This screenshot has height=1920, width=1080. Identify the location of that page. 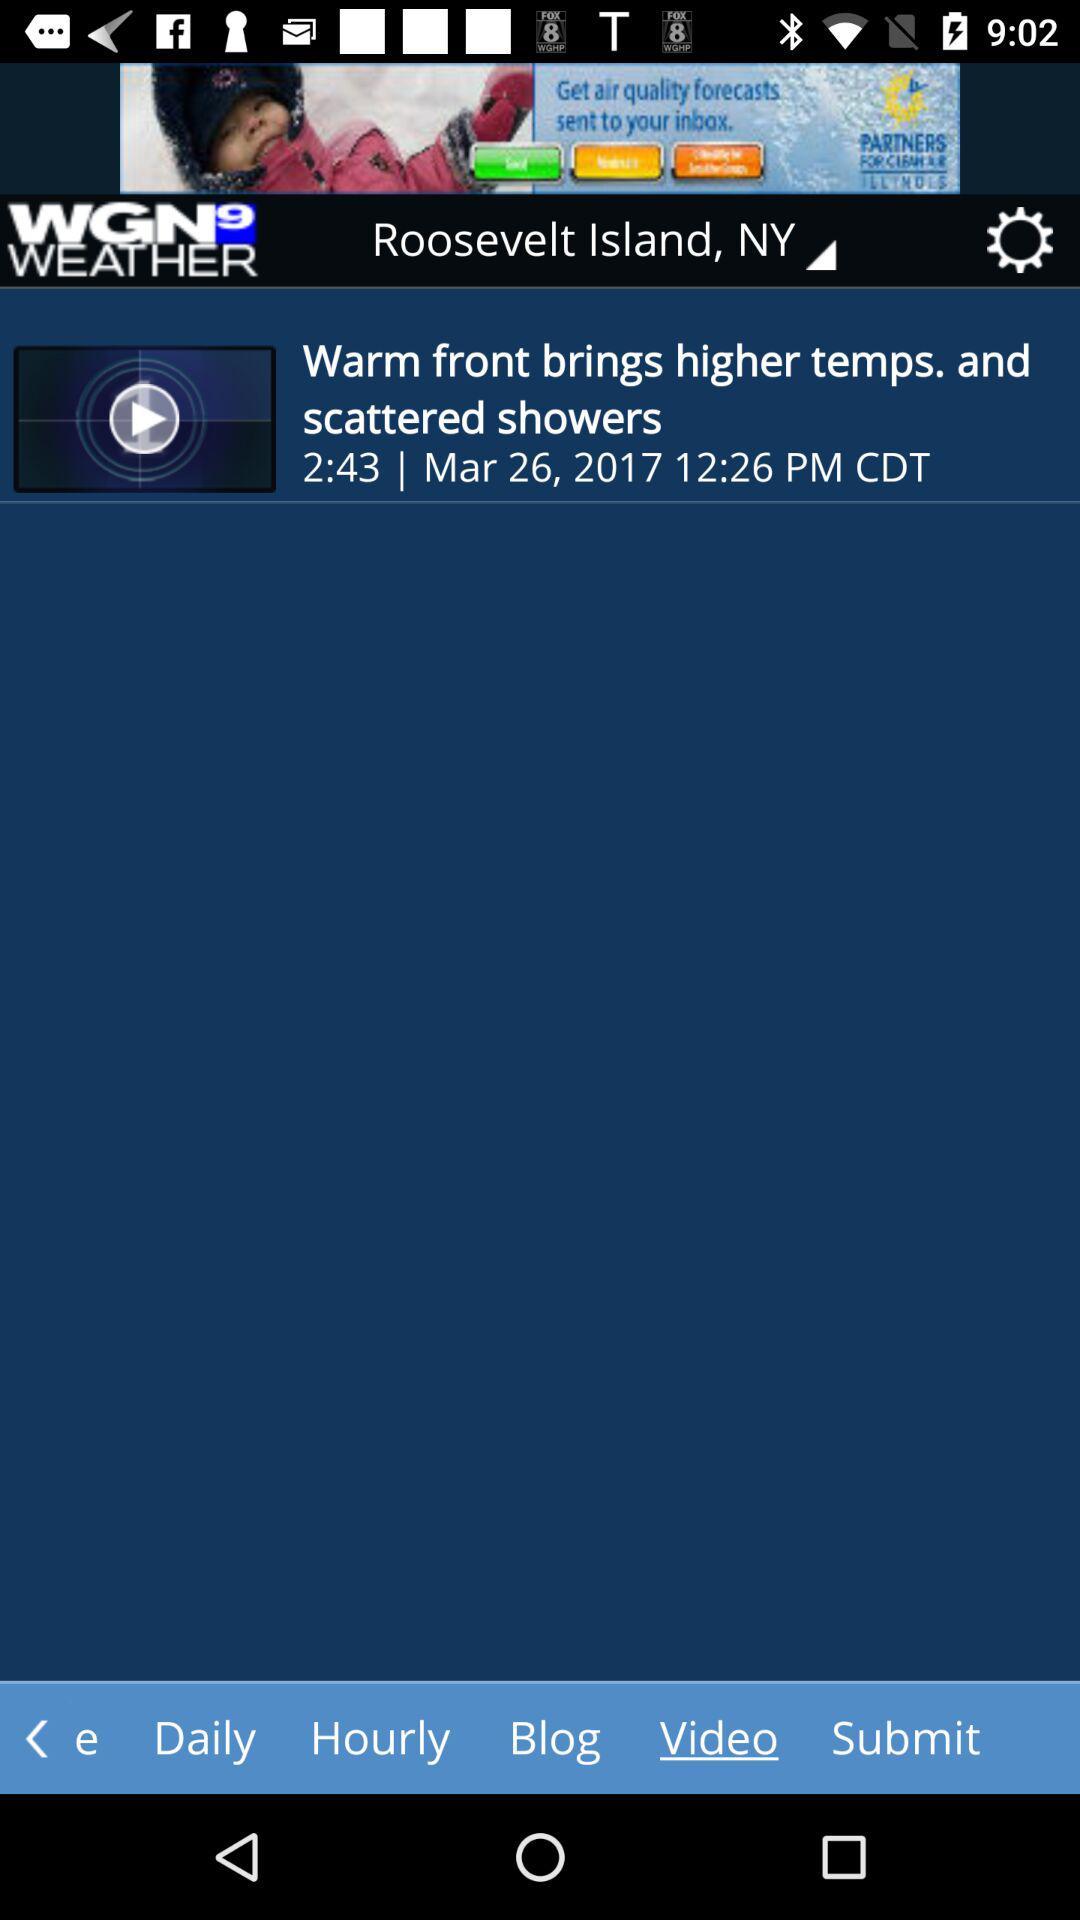
(131, 240).